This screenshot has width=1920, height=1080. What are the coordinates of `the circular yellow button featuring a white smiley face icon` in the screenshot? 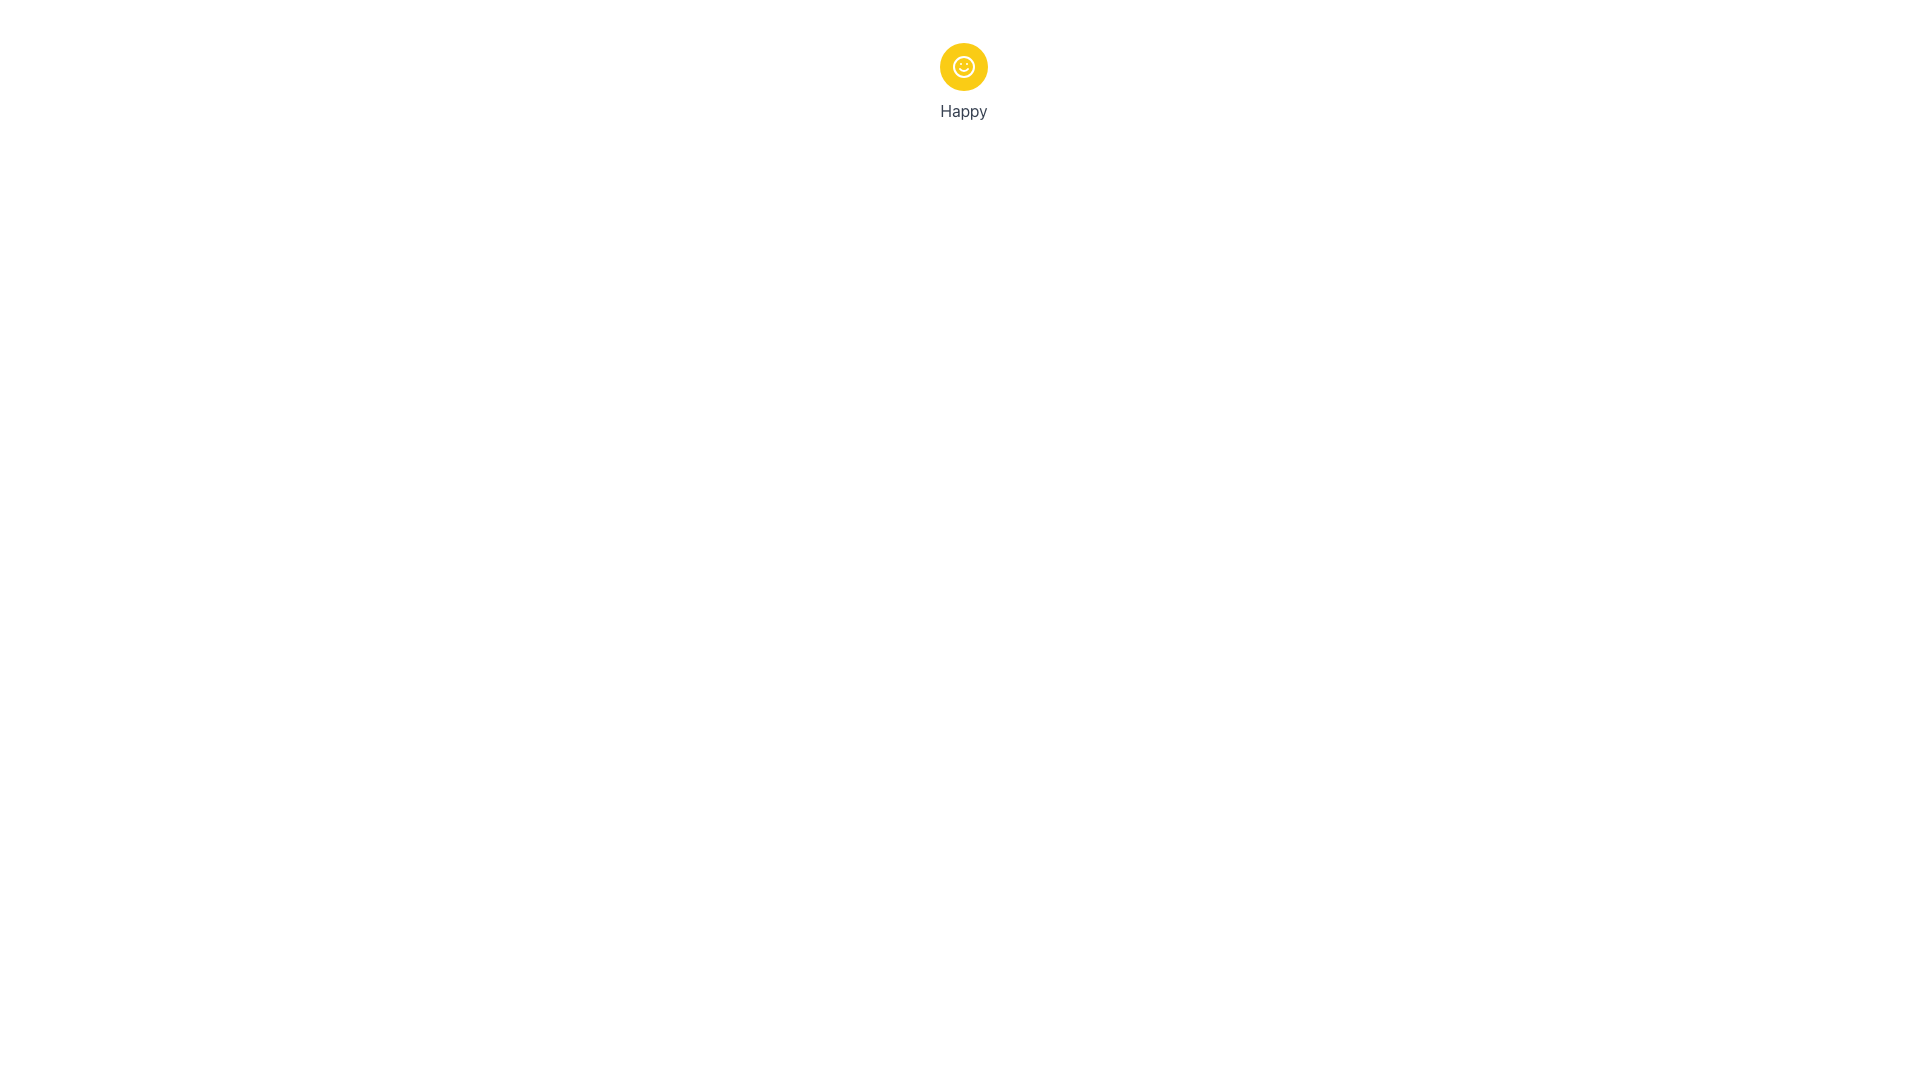 It's located at (964, 65).